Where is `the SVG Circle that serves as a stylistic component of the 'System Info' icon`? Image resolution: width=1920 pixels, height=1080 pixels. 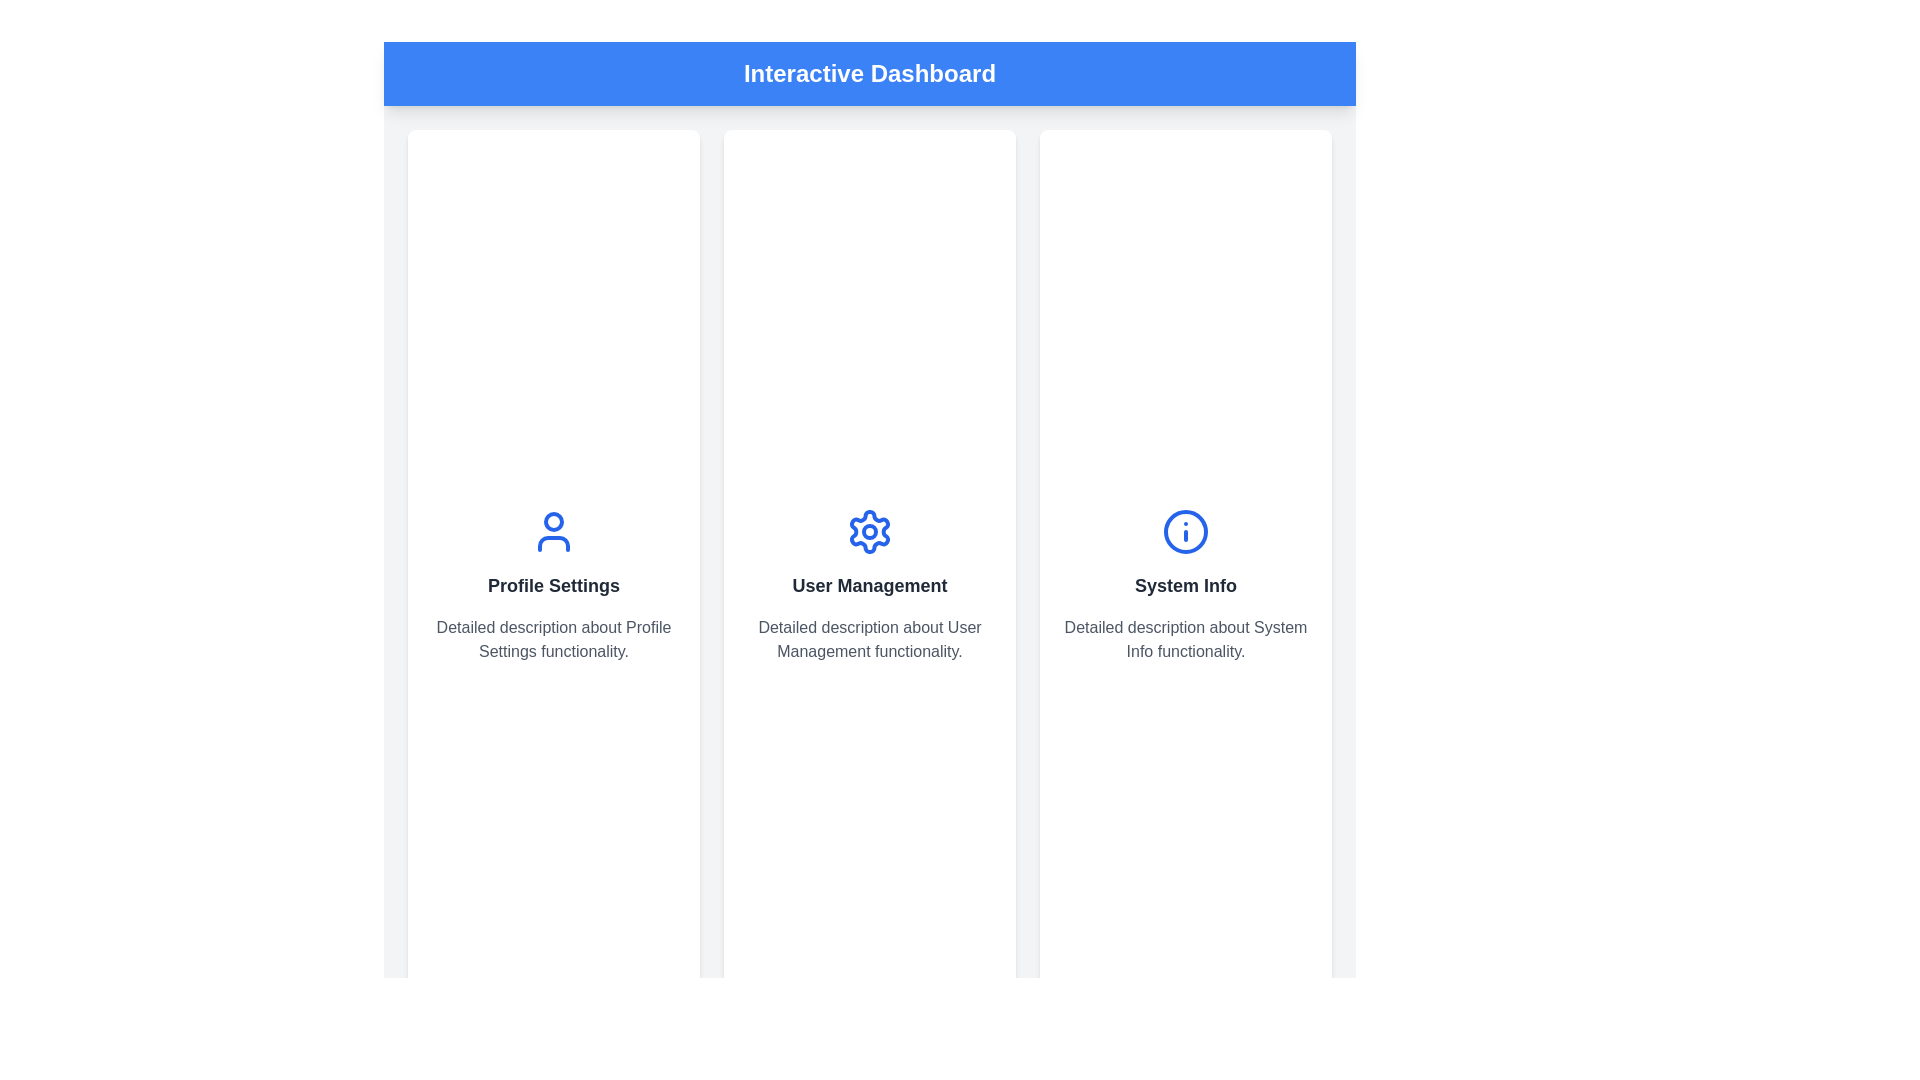
the SVG Circle that serves as a stylistic component of the 'System Info' icon is located at coordinates (1185, 531).